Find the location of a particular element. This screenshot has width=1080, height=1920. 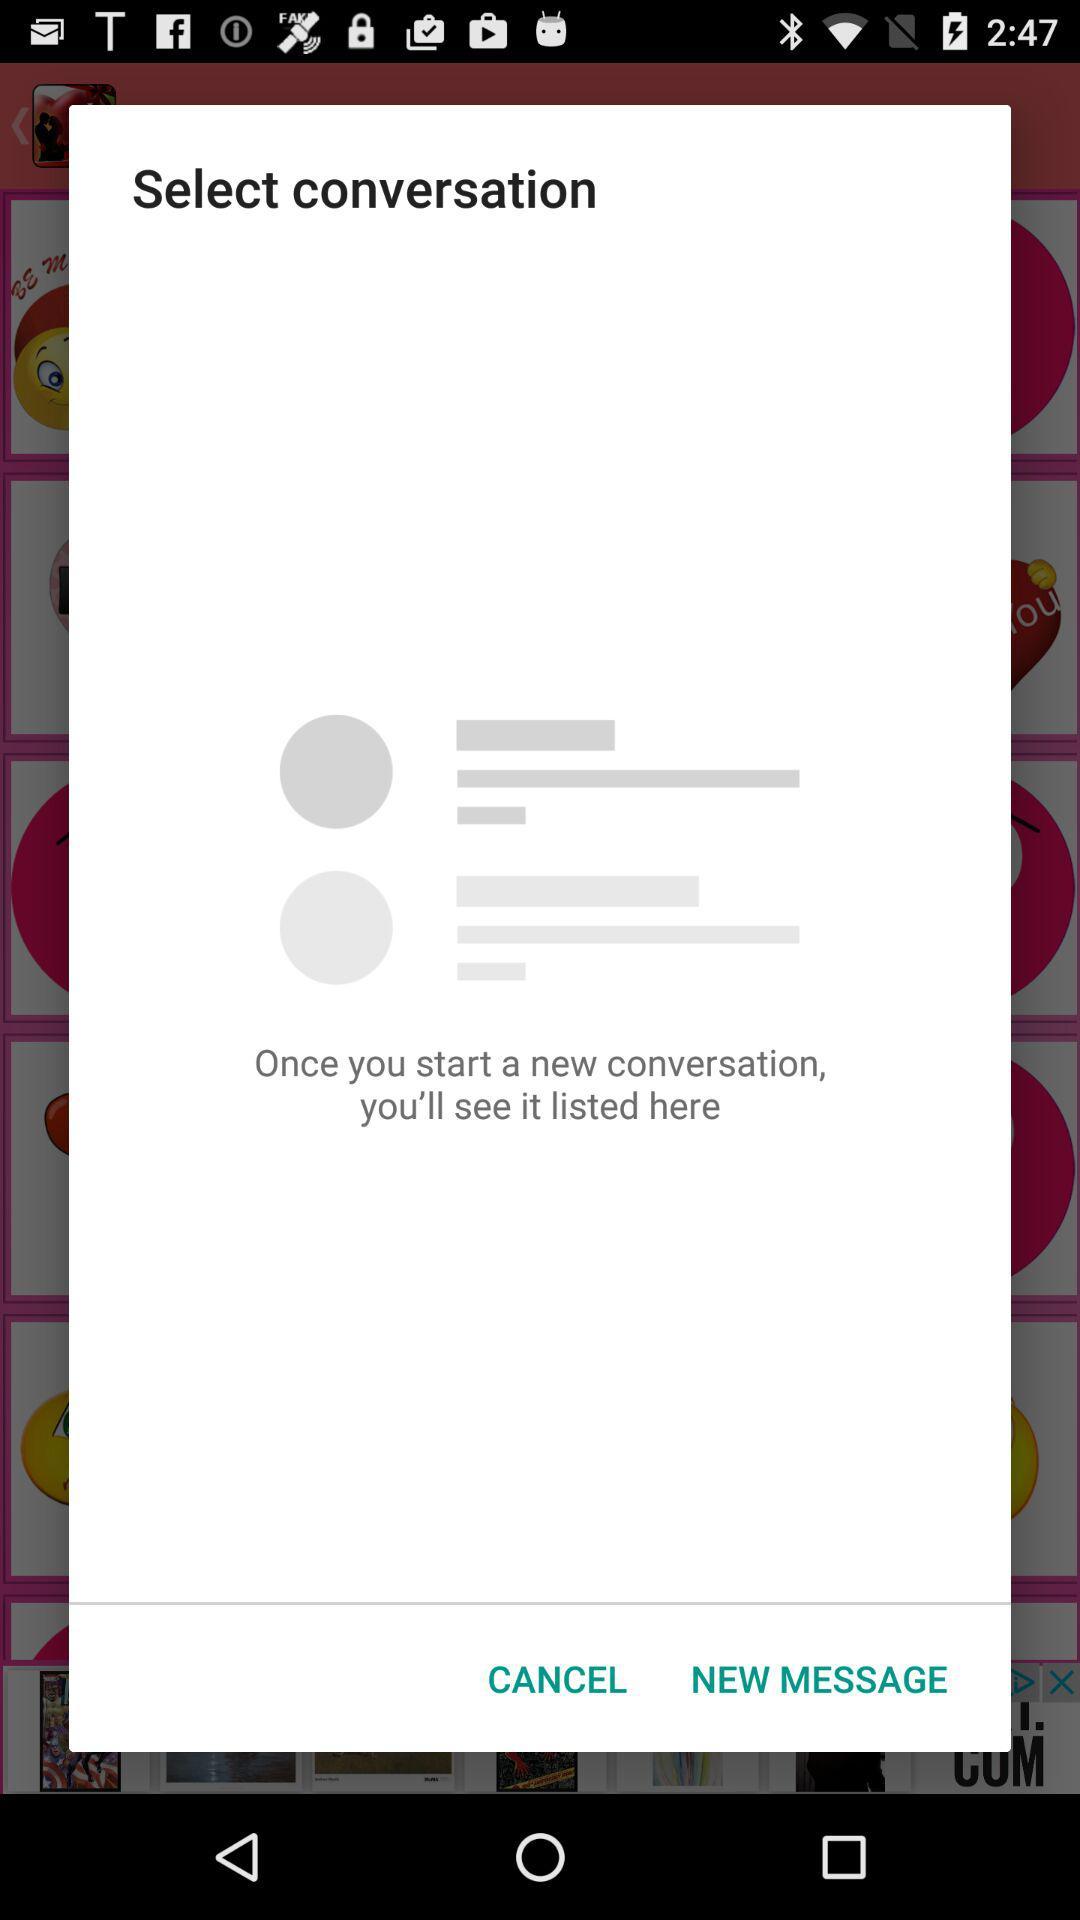

the button next to the new message item is located at coordinates (557, 1678).